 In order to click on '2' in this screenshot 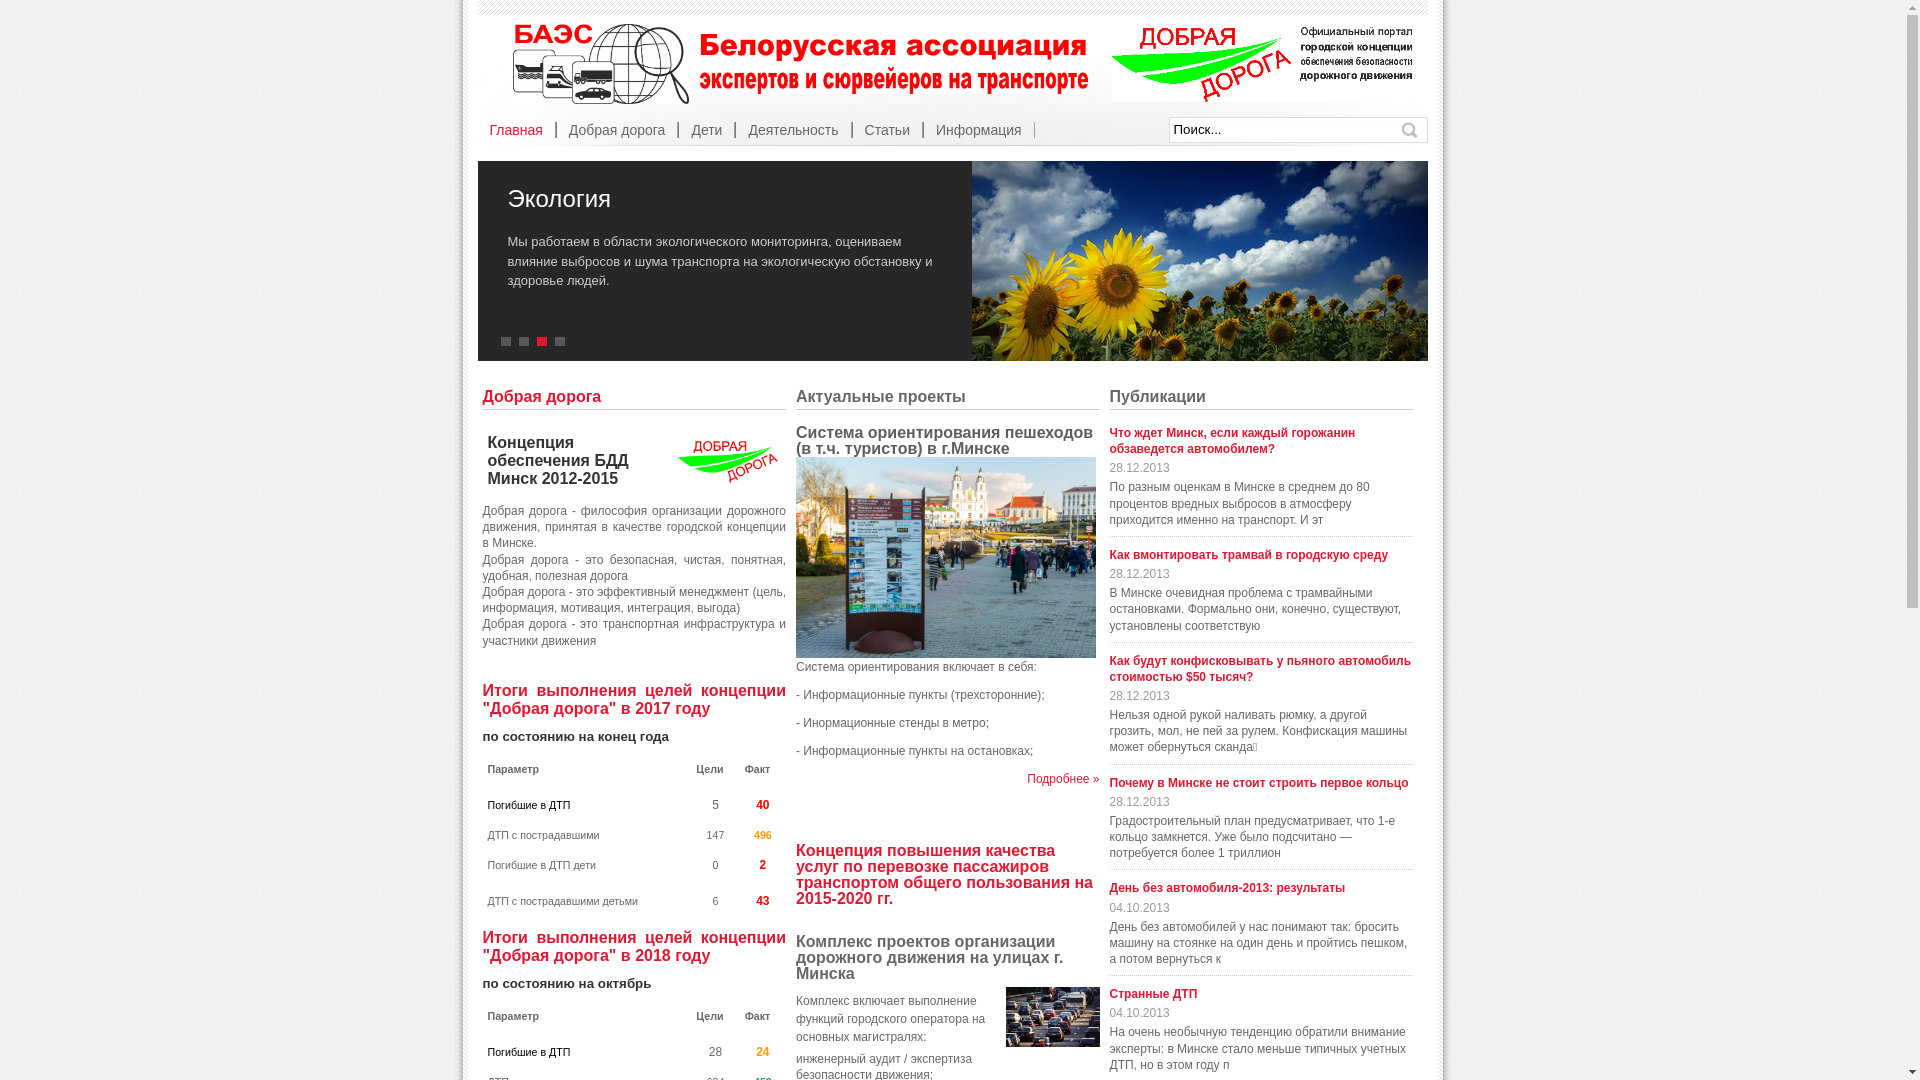, I will do `click(525, 341)`.